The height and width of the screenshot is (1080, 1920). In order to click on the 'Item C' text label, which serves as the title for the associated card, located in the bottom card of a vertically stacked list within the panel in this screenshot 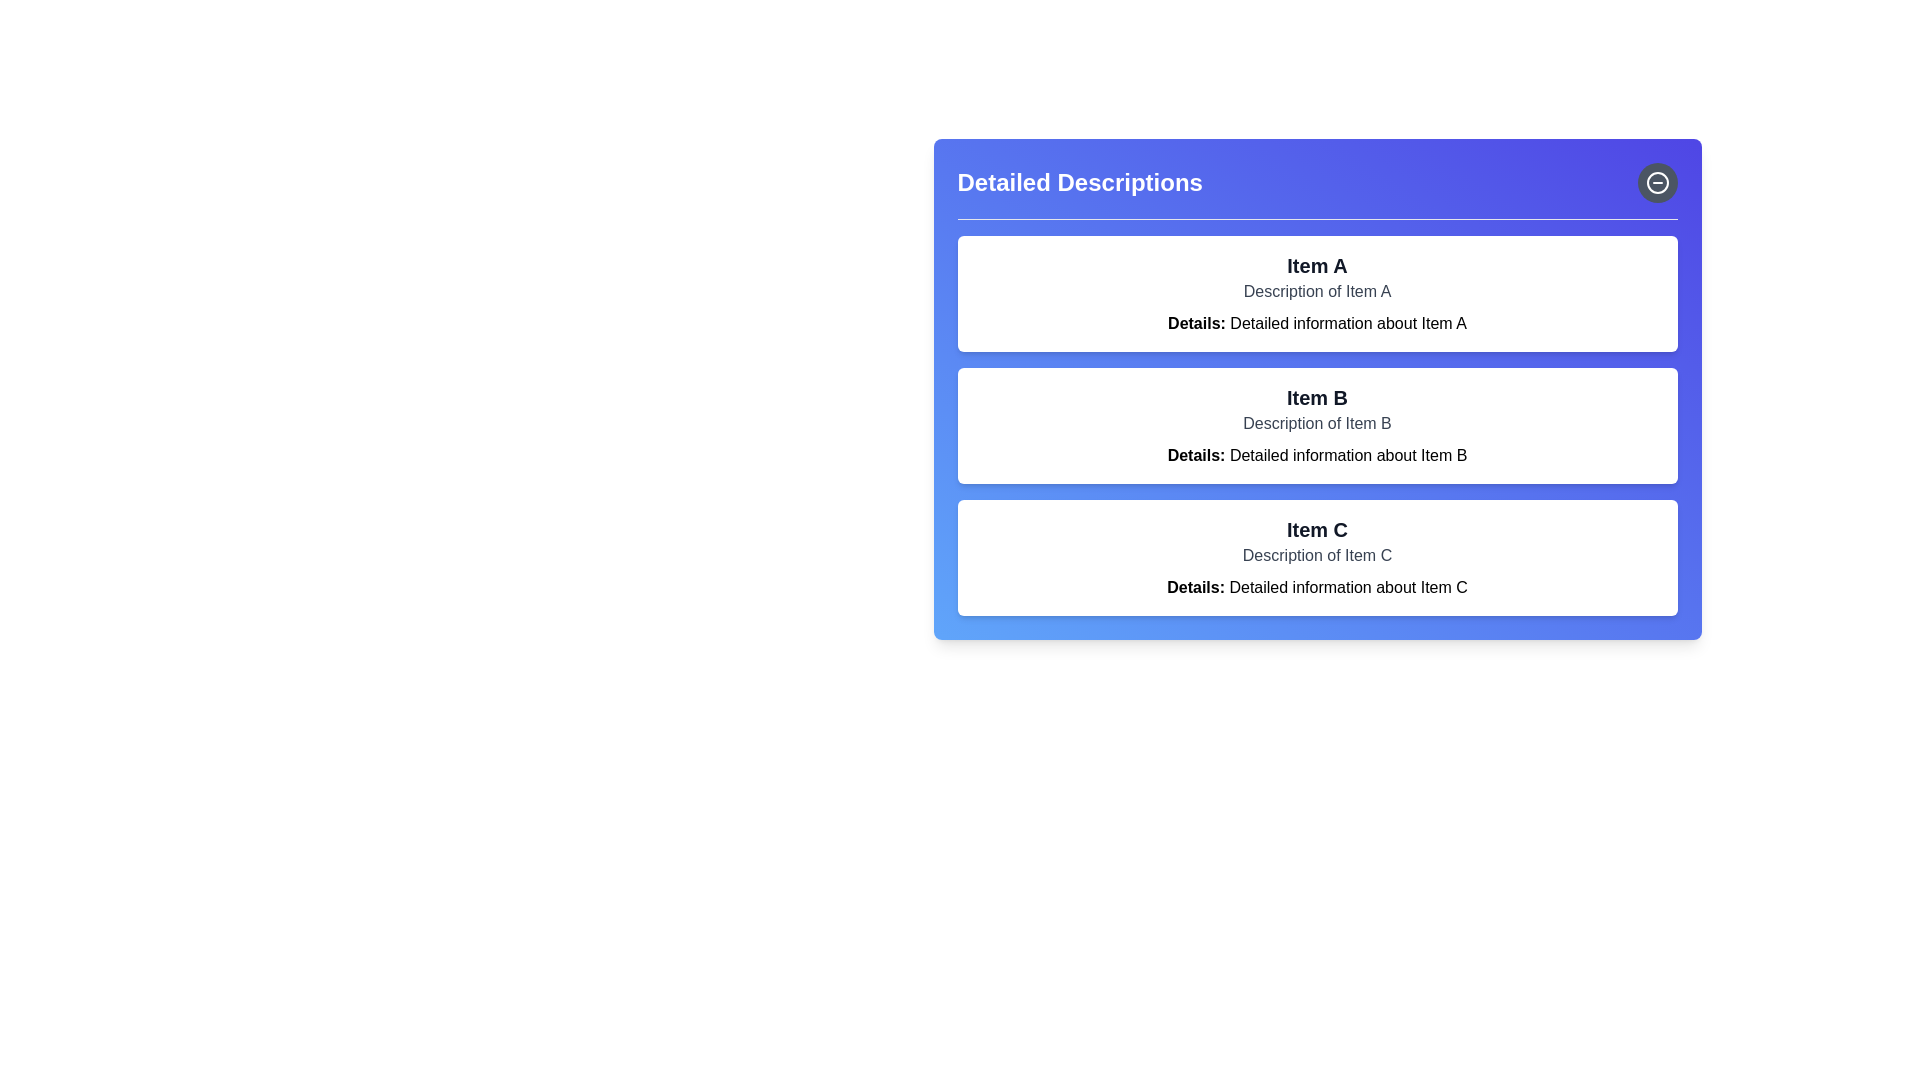, I will do `click(1317, 528)`.